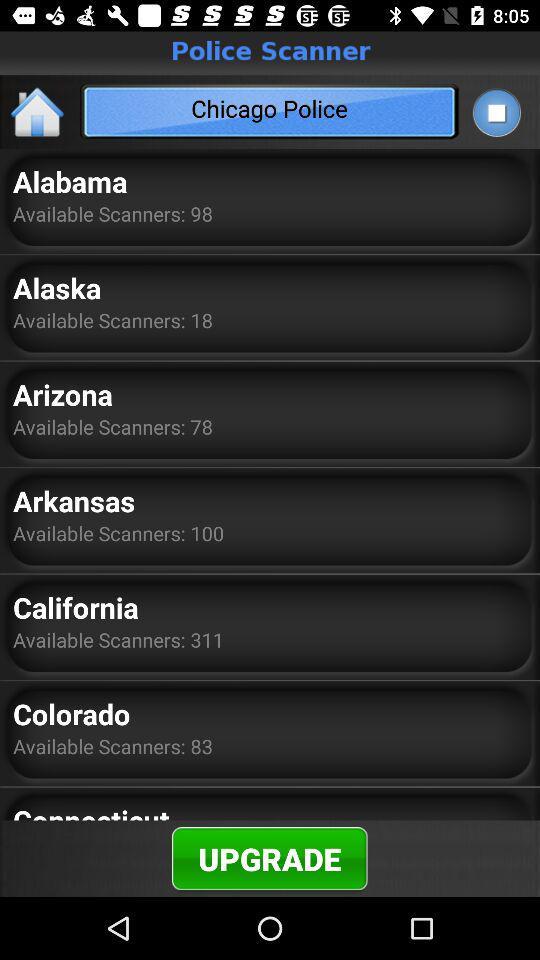 Image resolution: width=540 pixels, height=960 pixels. I want to click on the item below available scanners: 100 app, so click(74, 606).